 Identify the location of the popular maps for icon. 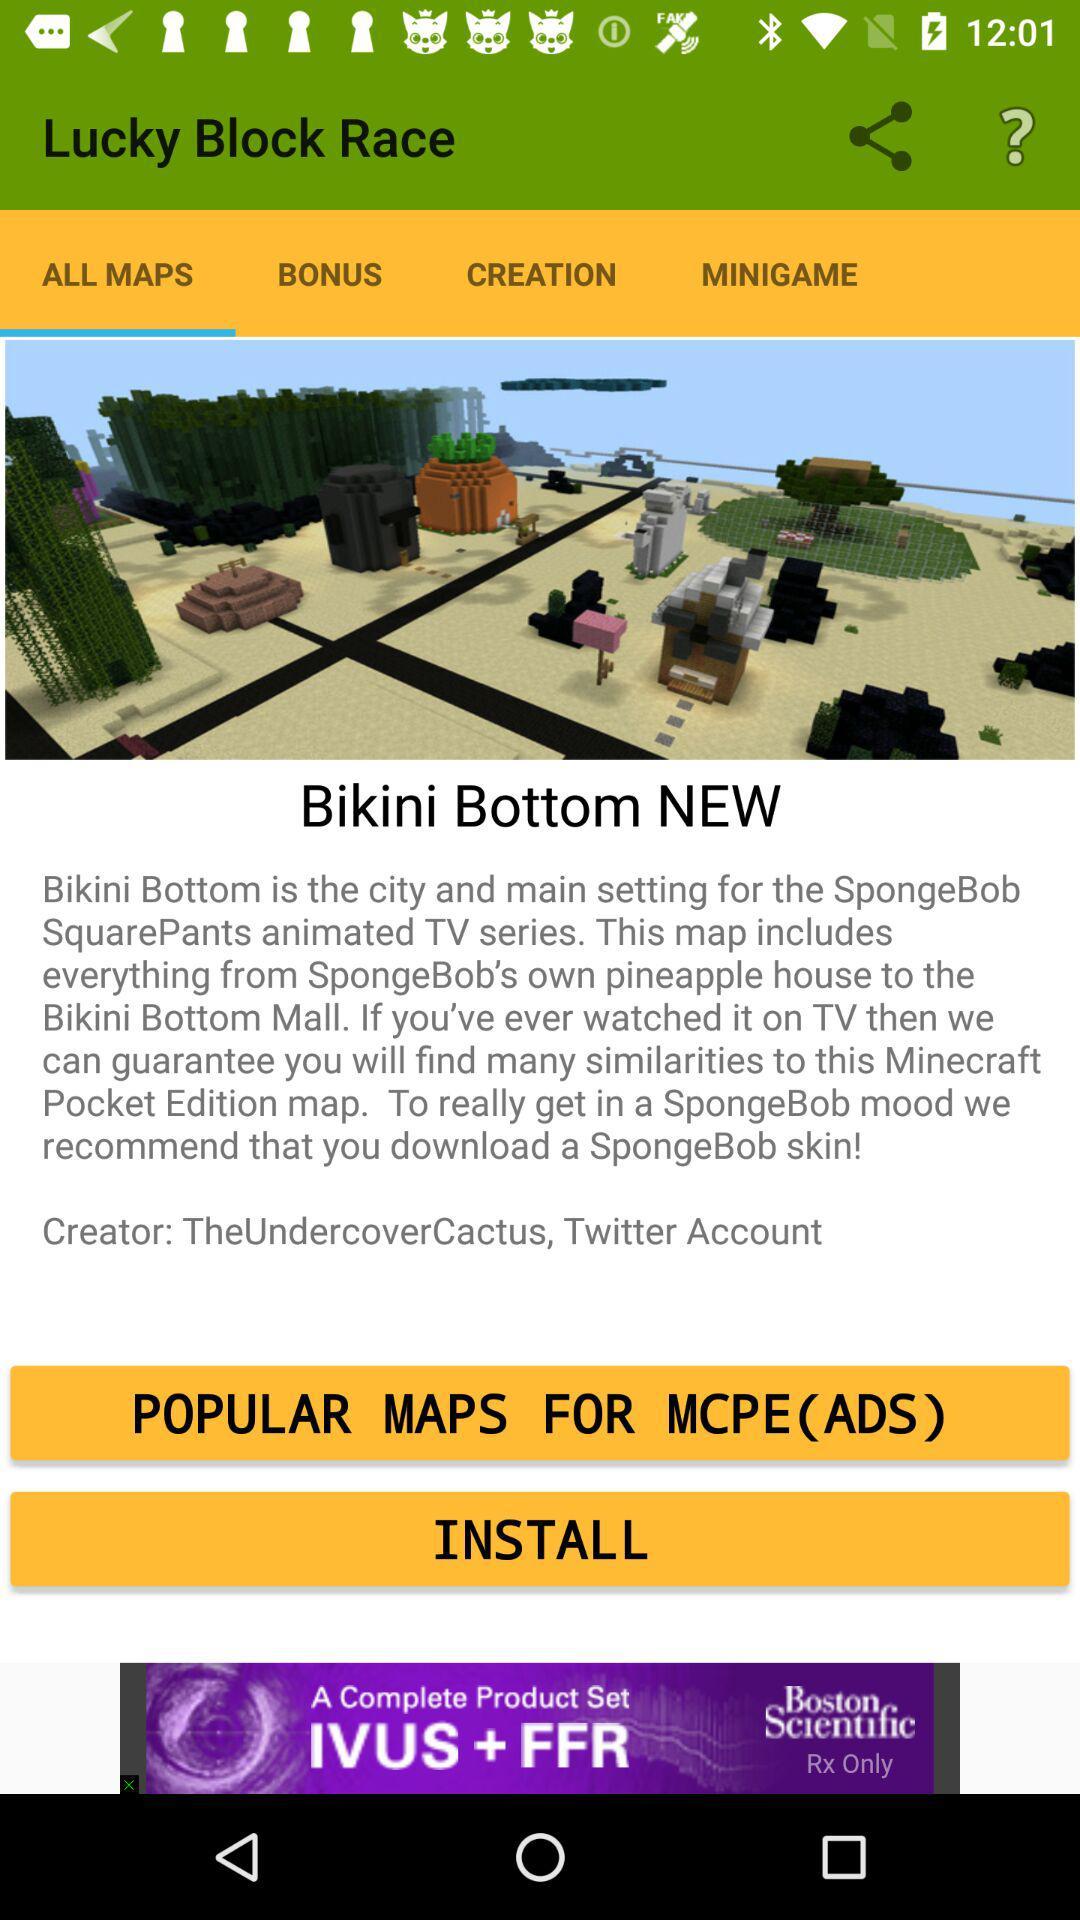
(540, 1411).